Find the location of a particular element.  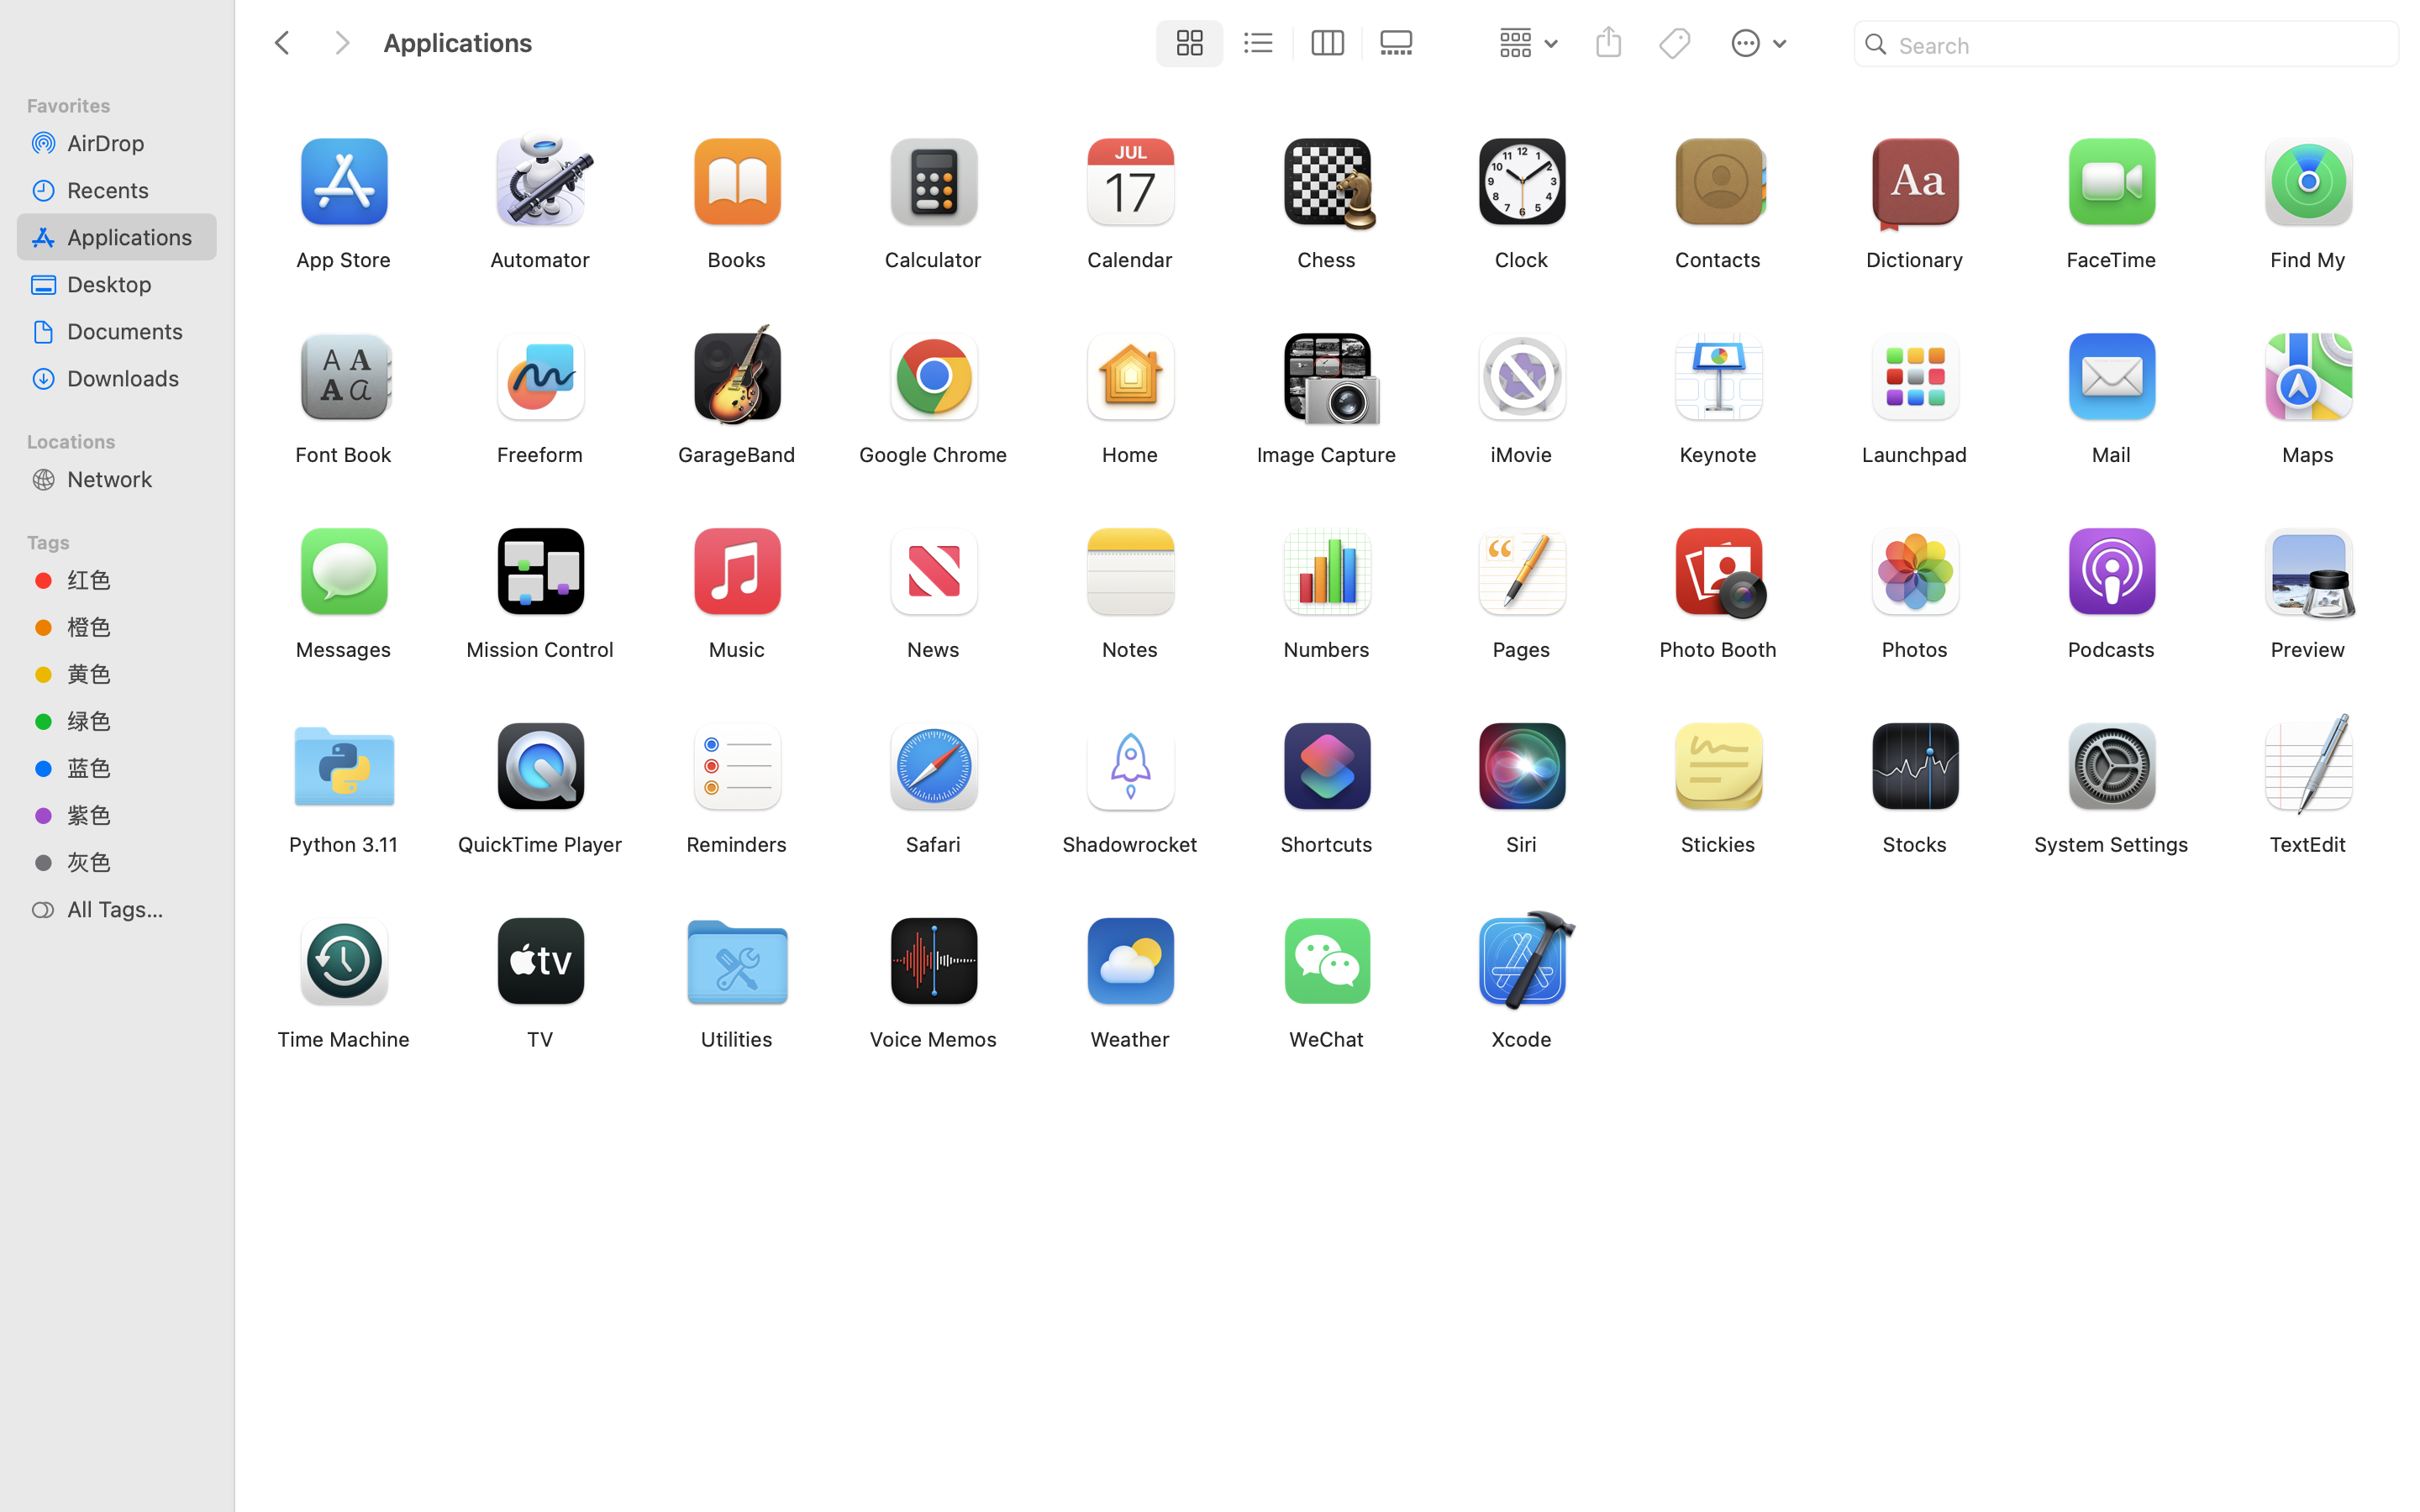

'Recents' is located at coordinates (134, 190).